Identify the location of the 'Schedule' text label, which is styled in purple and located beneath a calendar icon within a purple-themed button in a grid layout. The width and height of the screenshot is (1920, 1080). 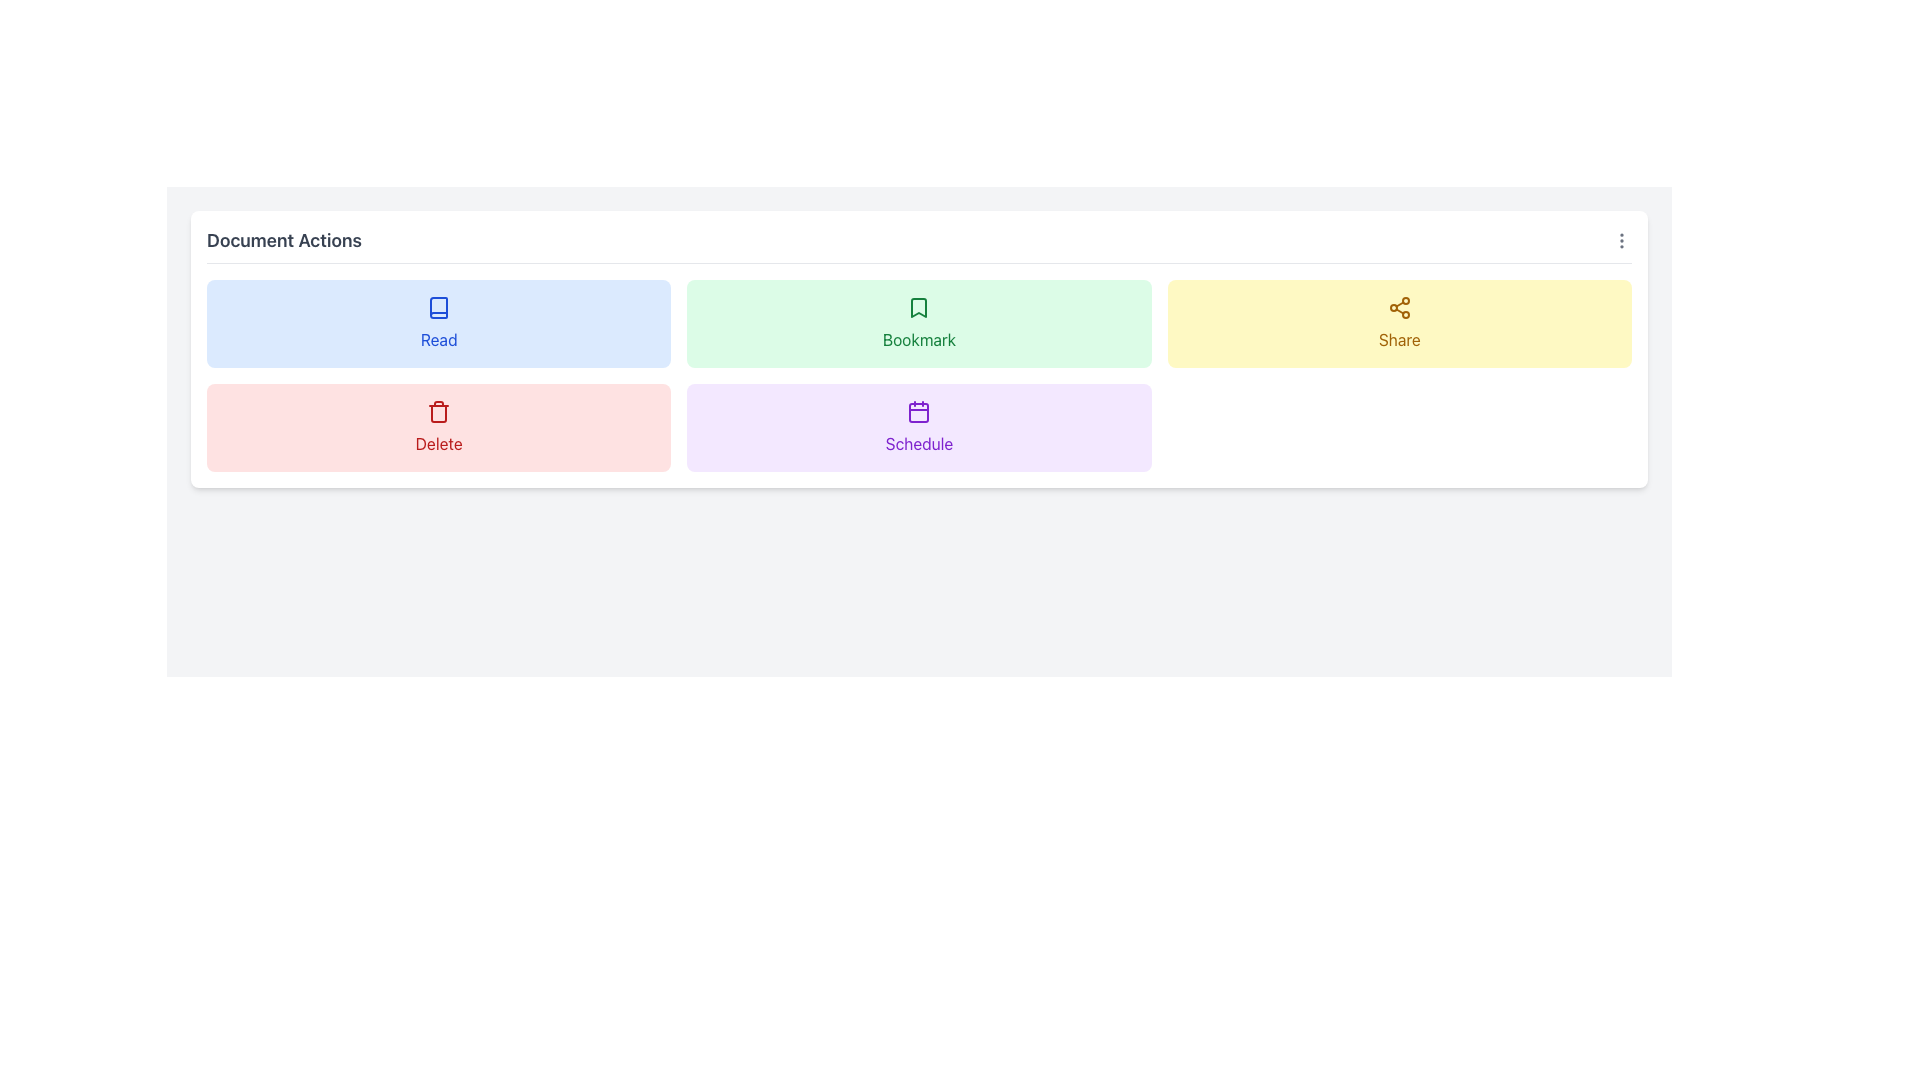
(918, 442).